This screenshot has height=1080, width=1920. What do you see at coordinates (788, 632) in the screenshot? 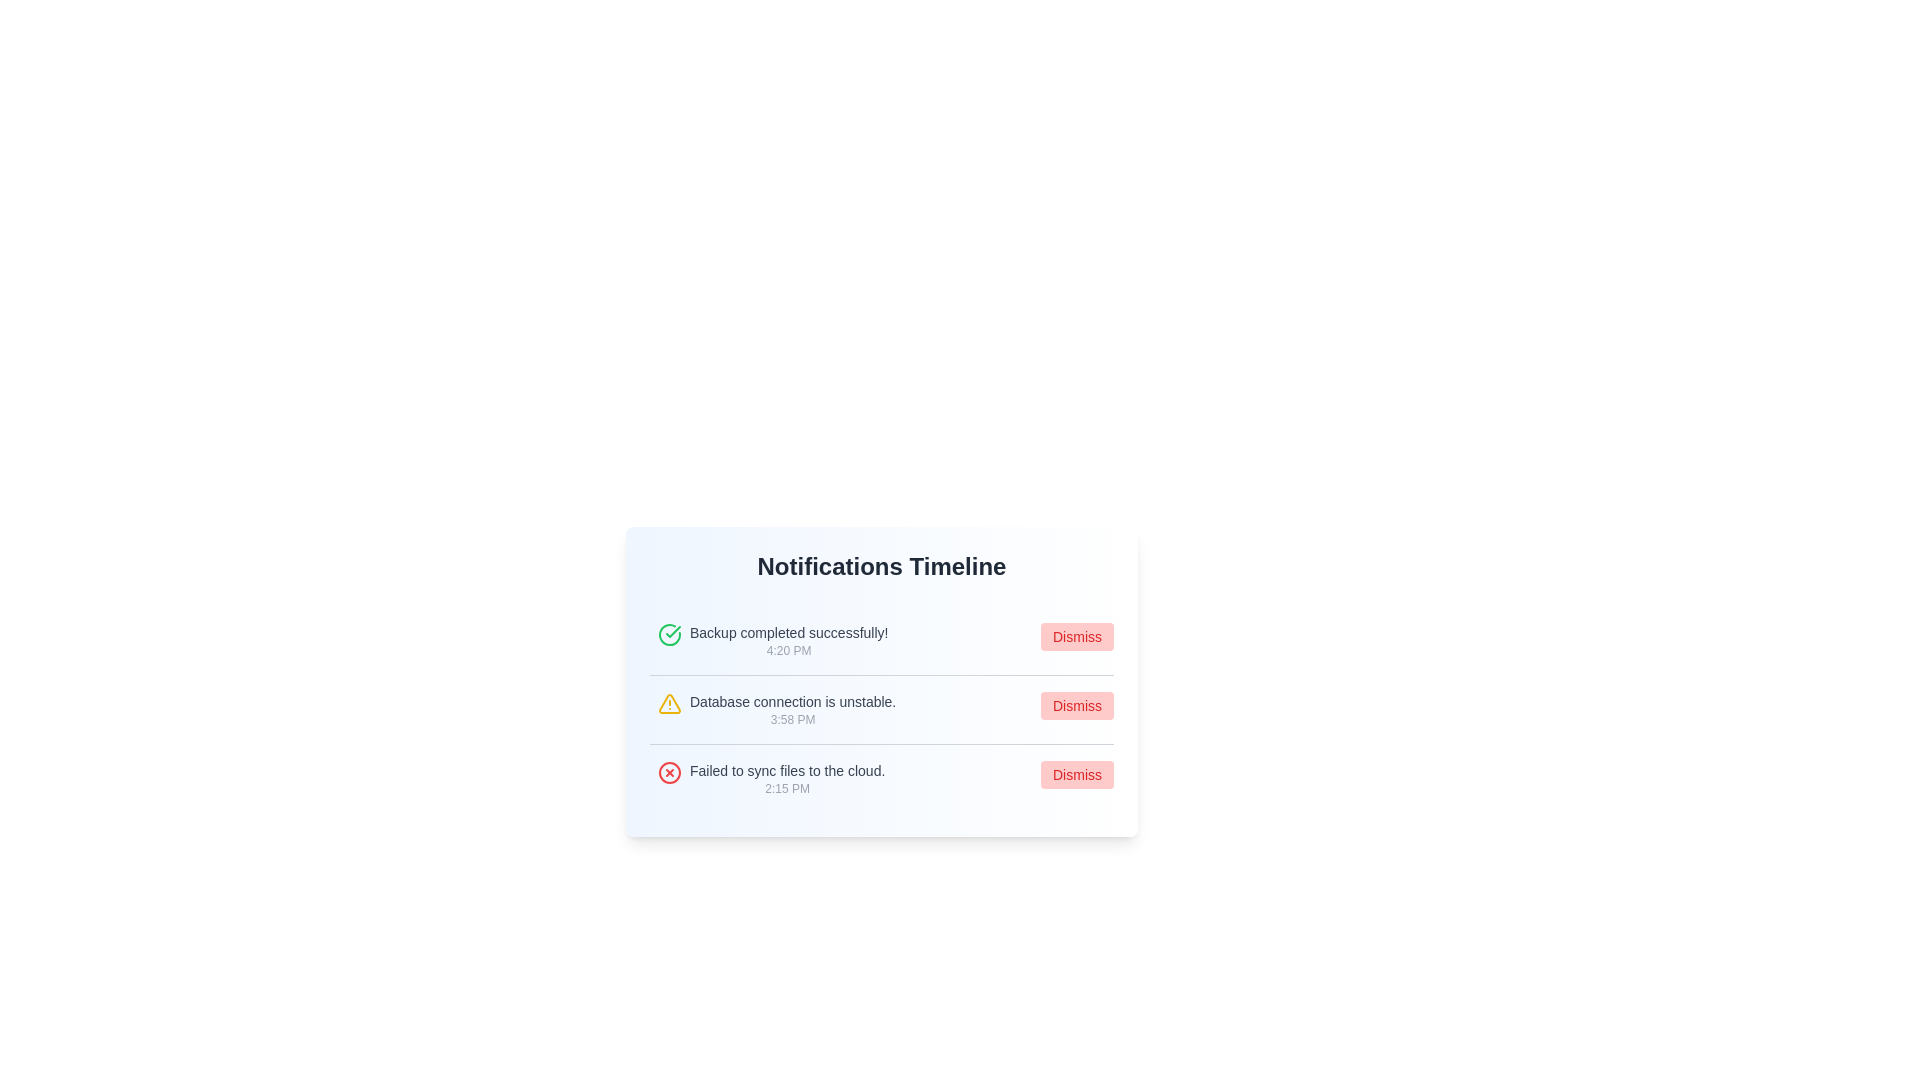
I see `the text label displaying 'Backup completed successfully!' in the Notifications Timeline section` at bounding box center [788, 632].